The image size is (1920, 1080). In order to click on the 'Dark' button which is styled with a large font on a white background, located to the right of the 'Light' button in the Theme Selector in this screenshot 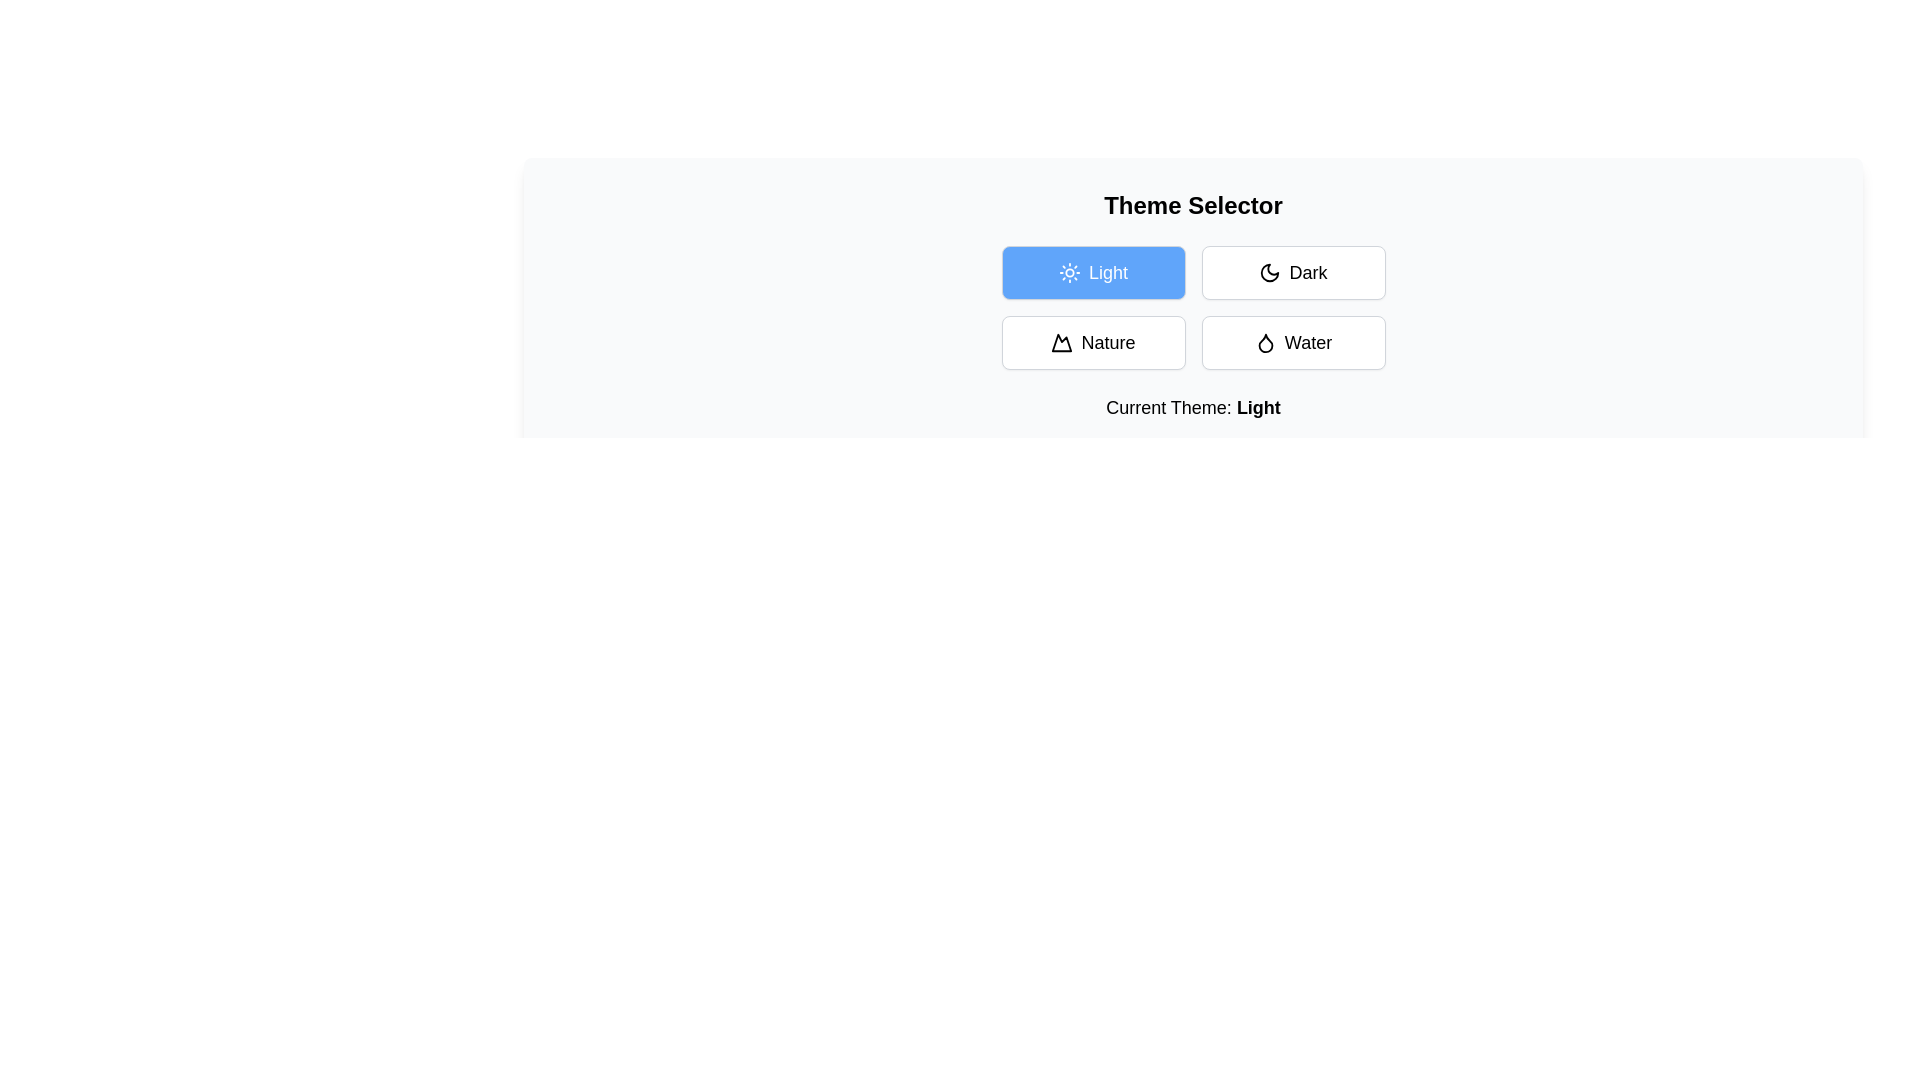, I will do `click(1308, 273)`.